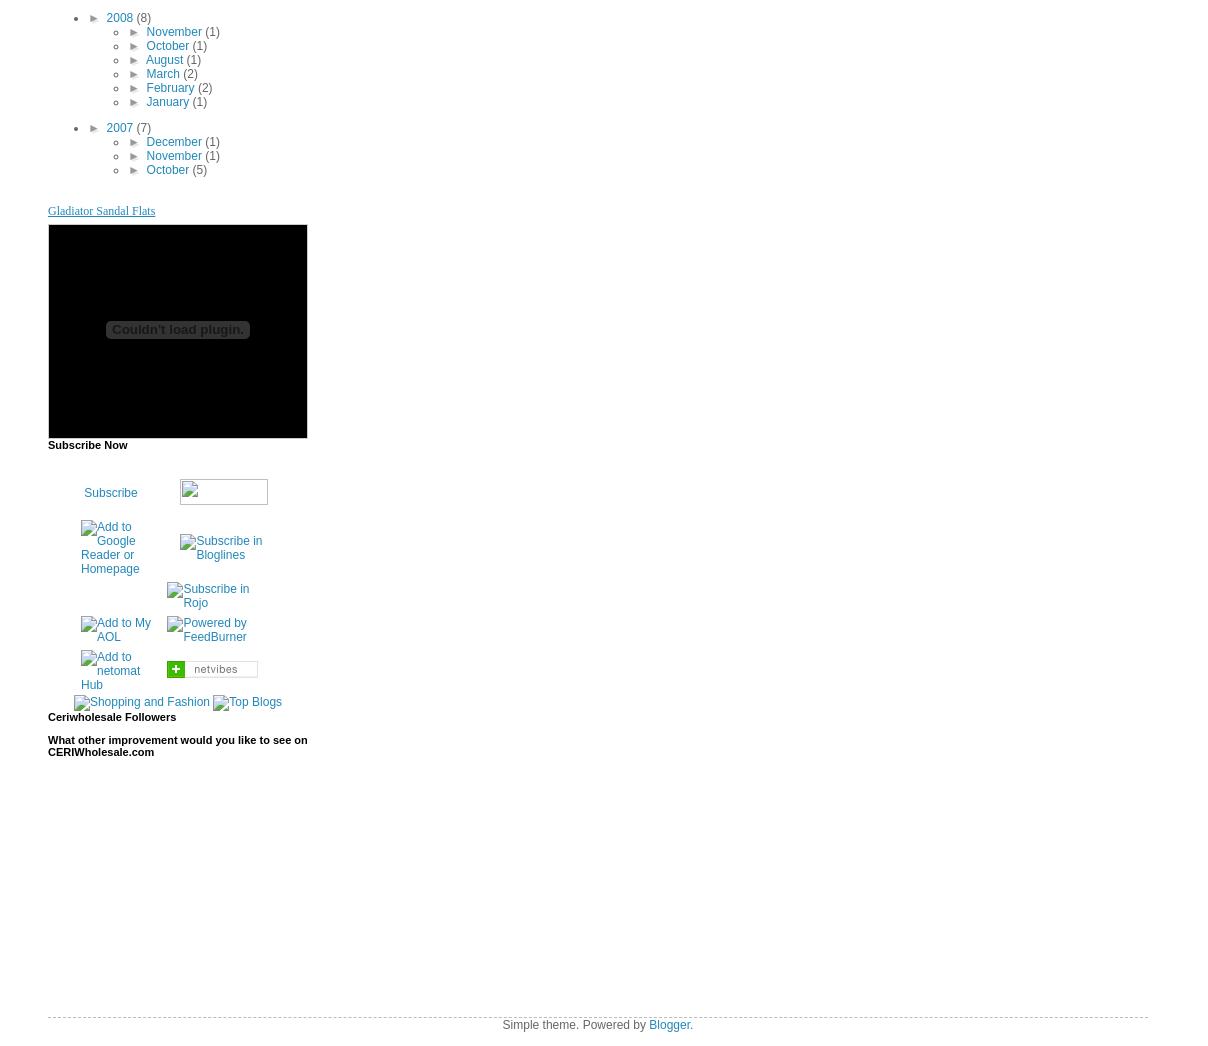 The height and width of the screenshot is (1046, 1208). I want to click on '(5)', so click(199, 169).